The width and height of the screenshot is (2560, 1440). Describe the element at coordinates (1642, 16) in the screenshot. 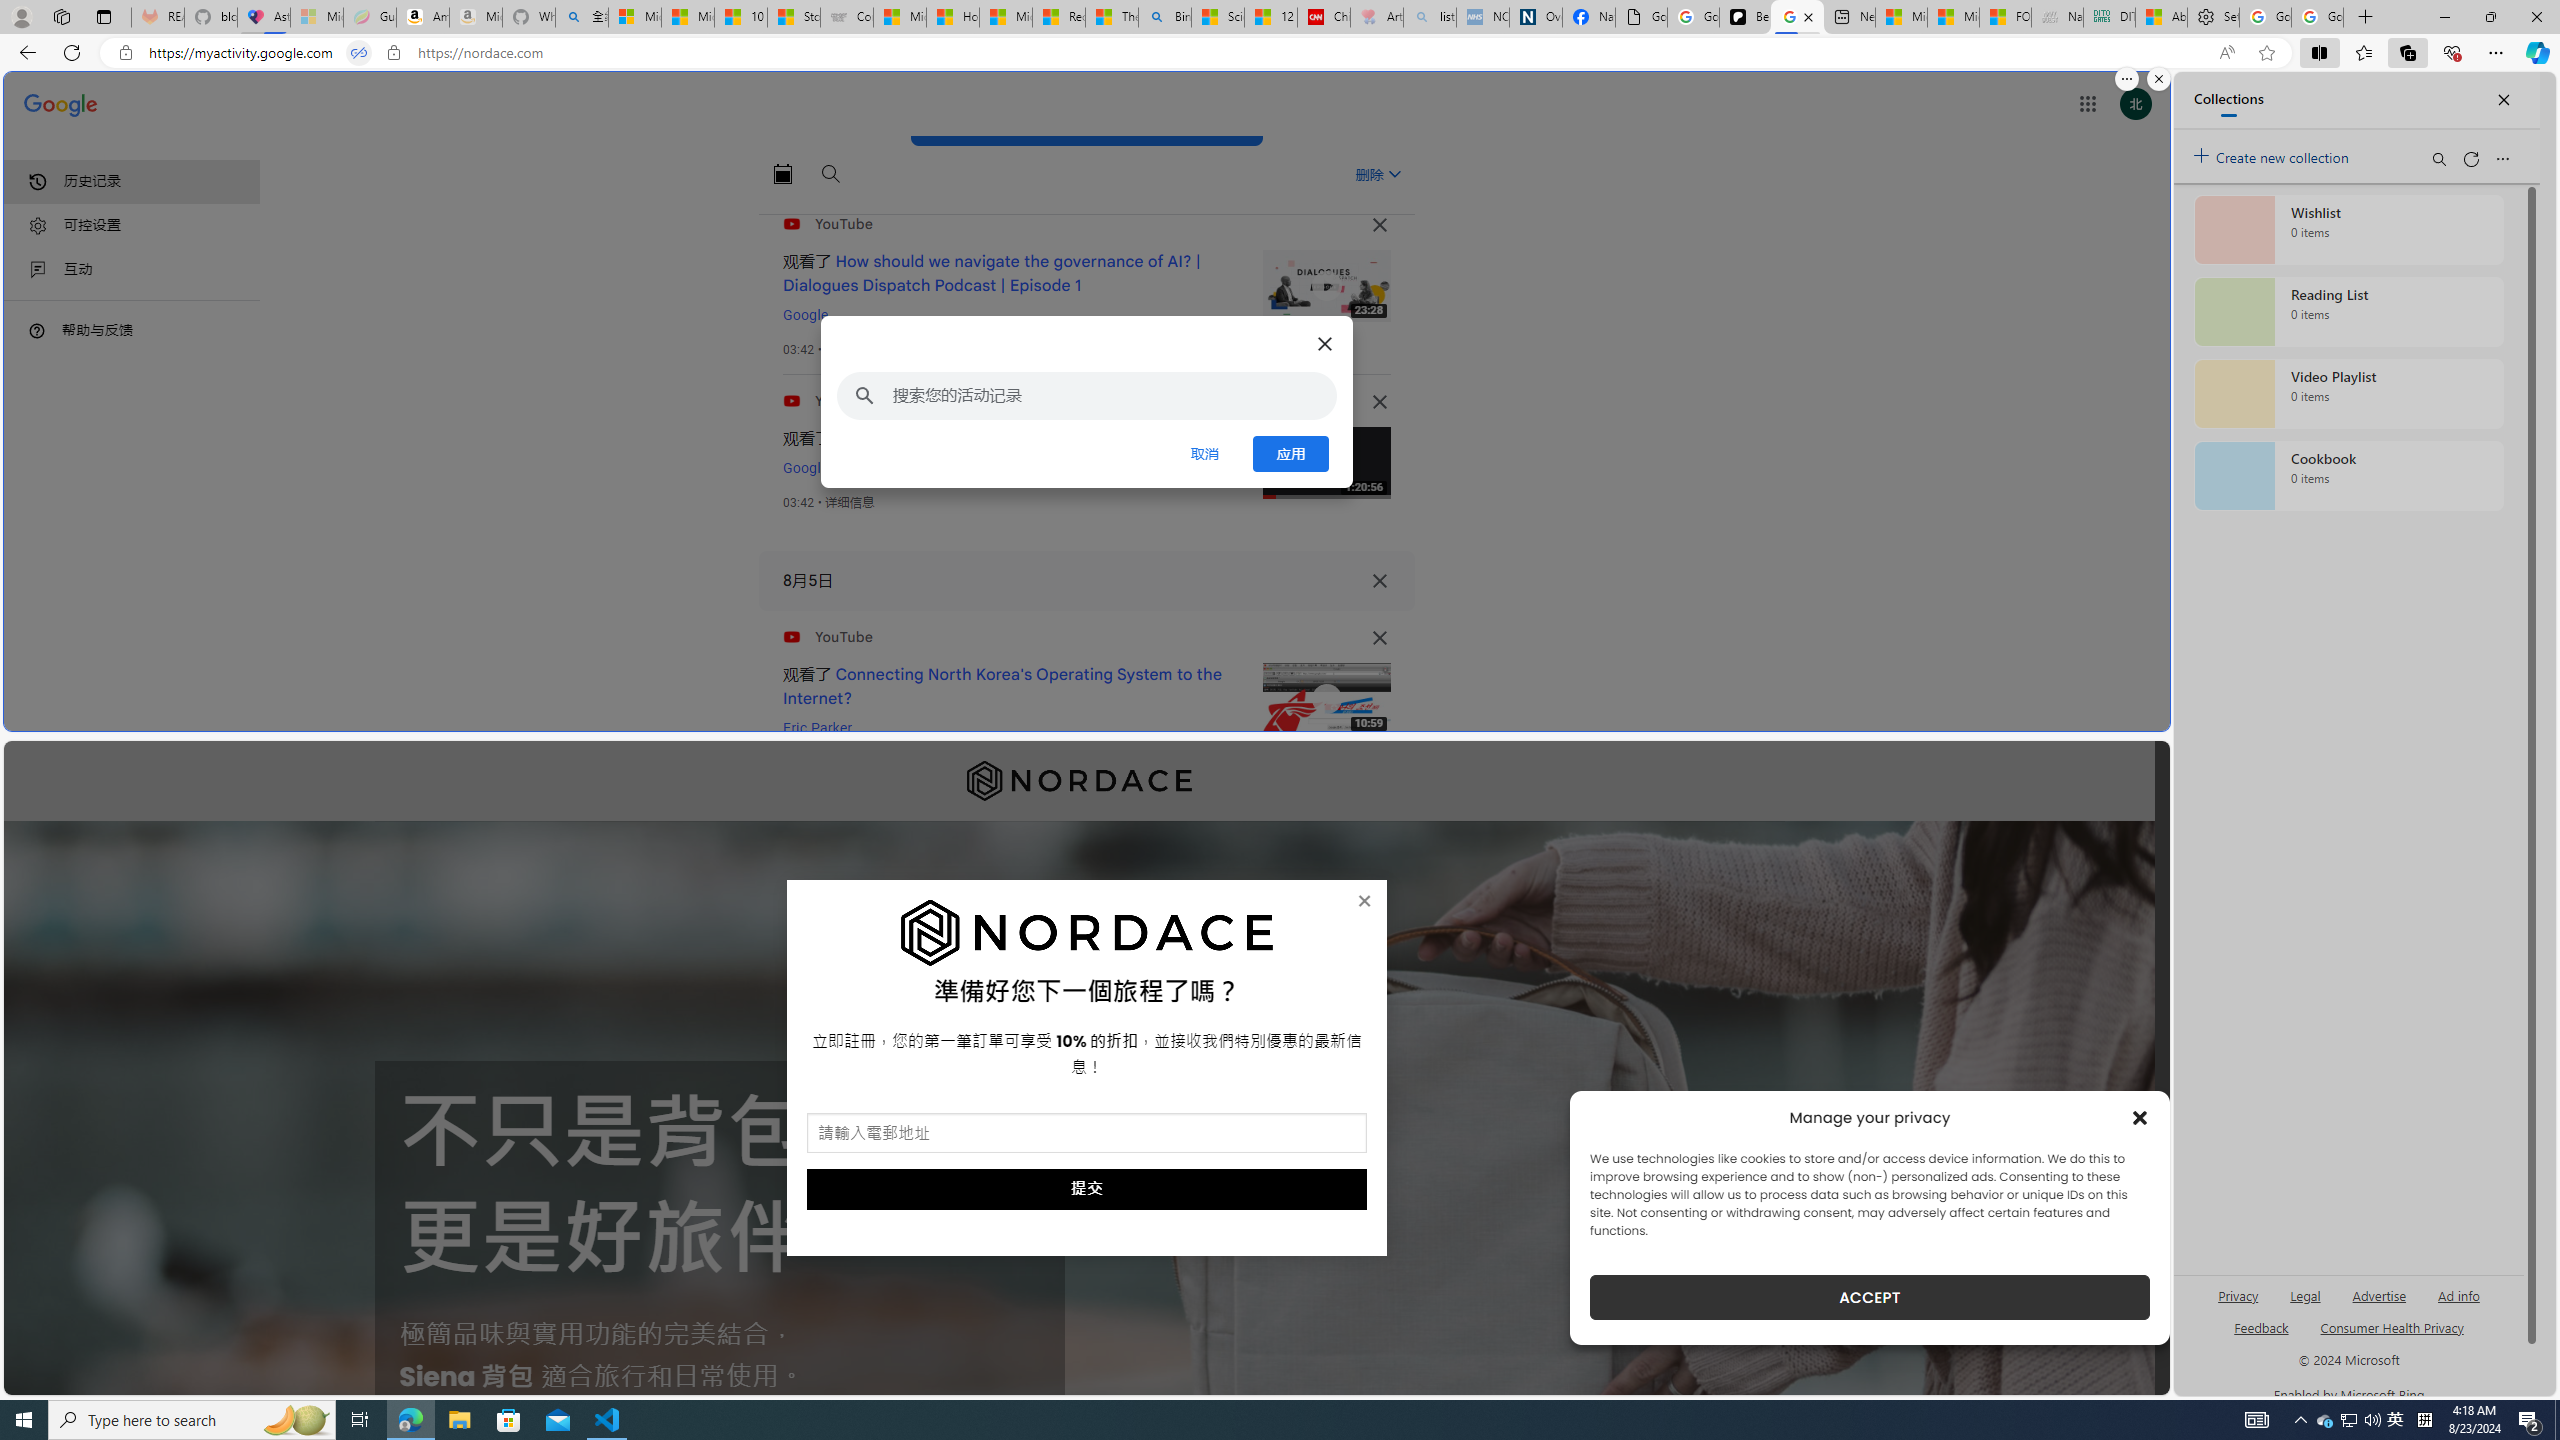

I see `'Google Analytics Opt-out Browser Add-on Download Page'` at that location.